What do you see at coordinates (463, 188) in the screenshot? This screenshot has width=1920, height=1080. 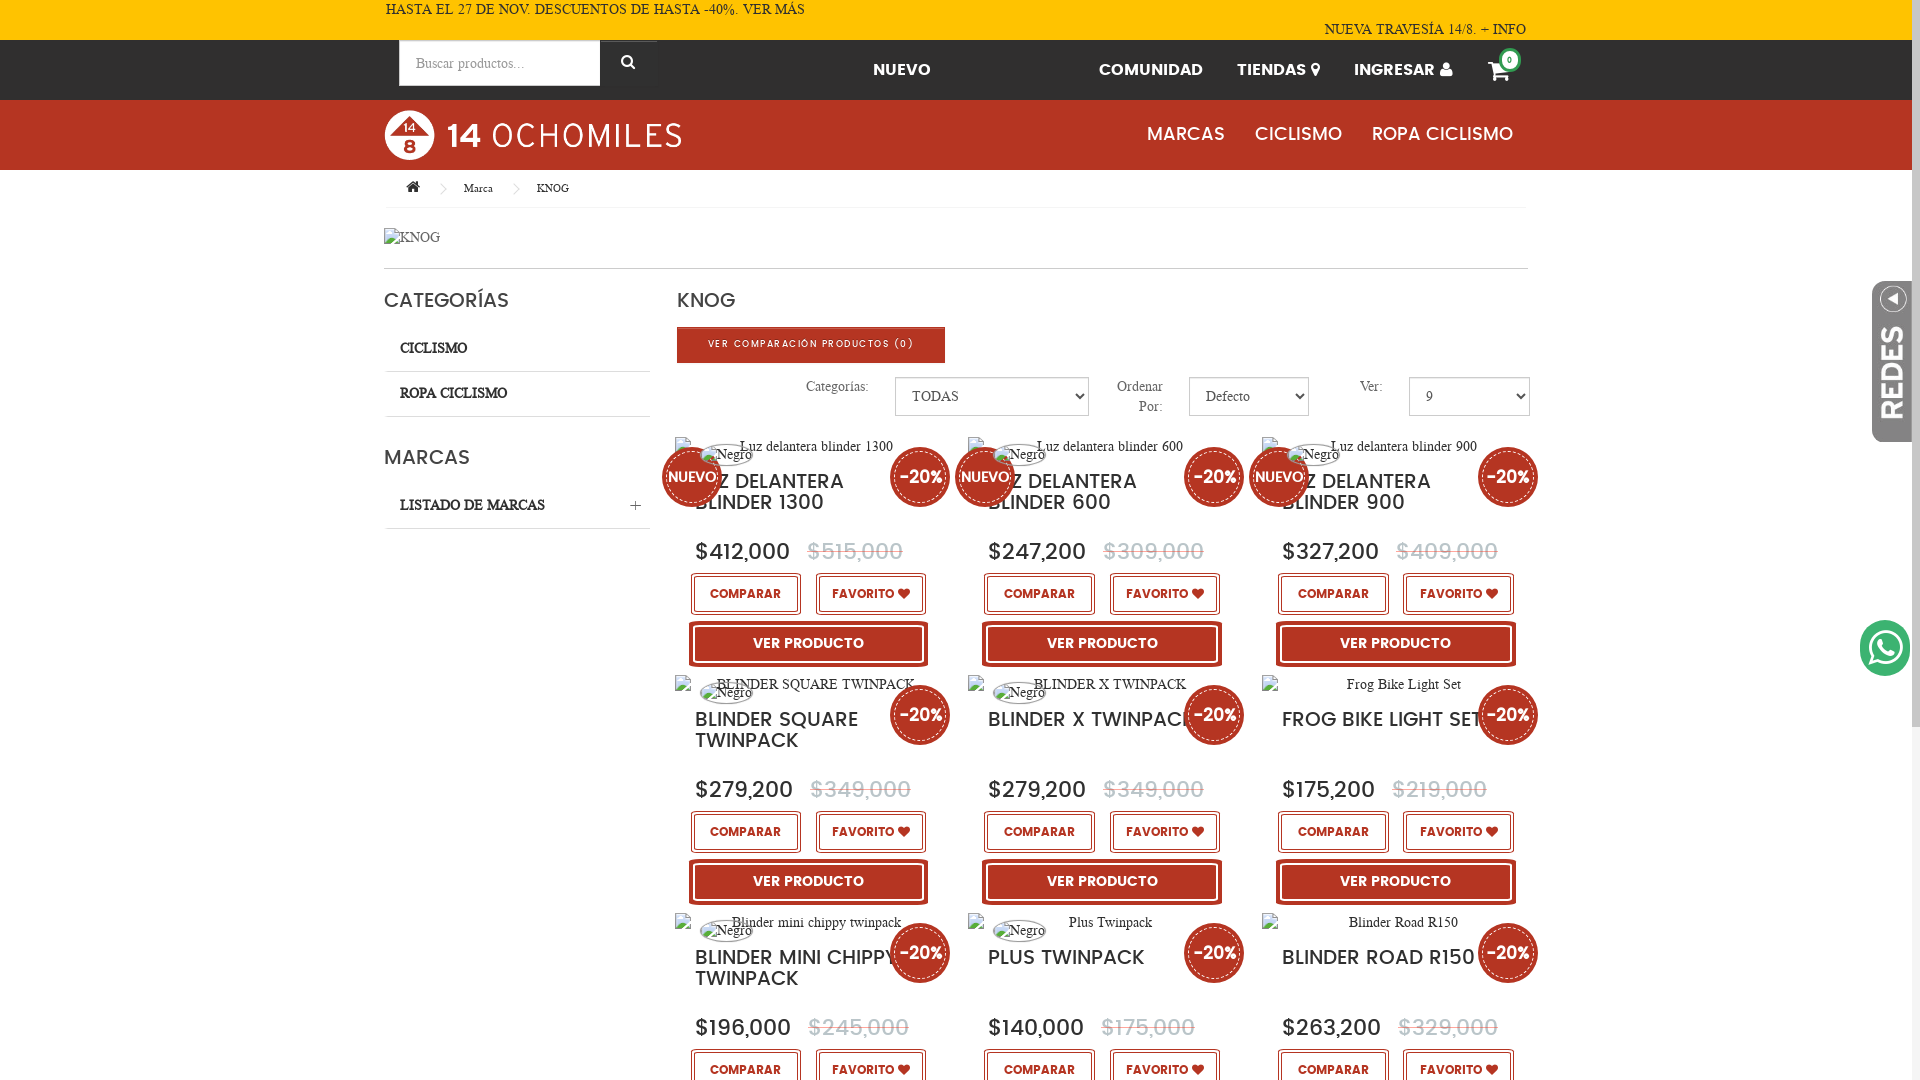 I see `'Marca'` at bounding box center [463, 188].